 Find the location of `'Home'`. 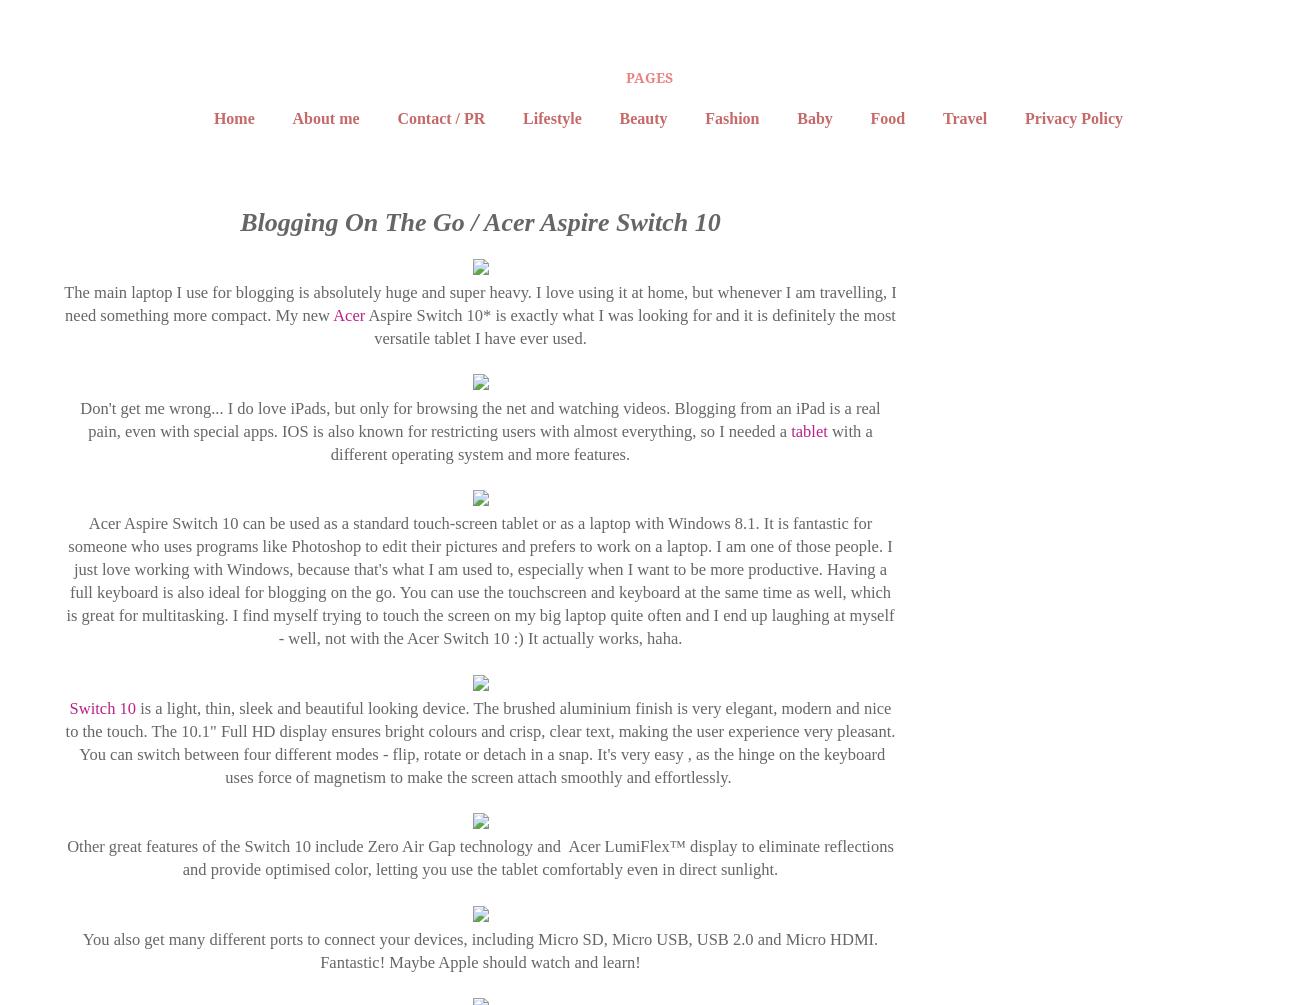

'Home' is located at coordinates (232, 117).